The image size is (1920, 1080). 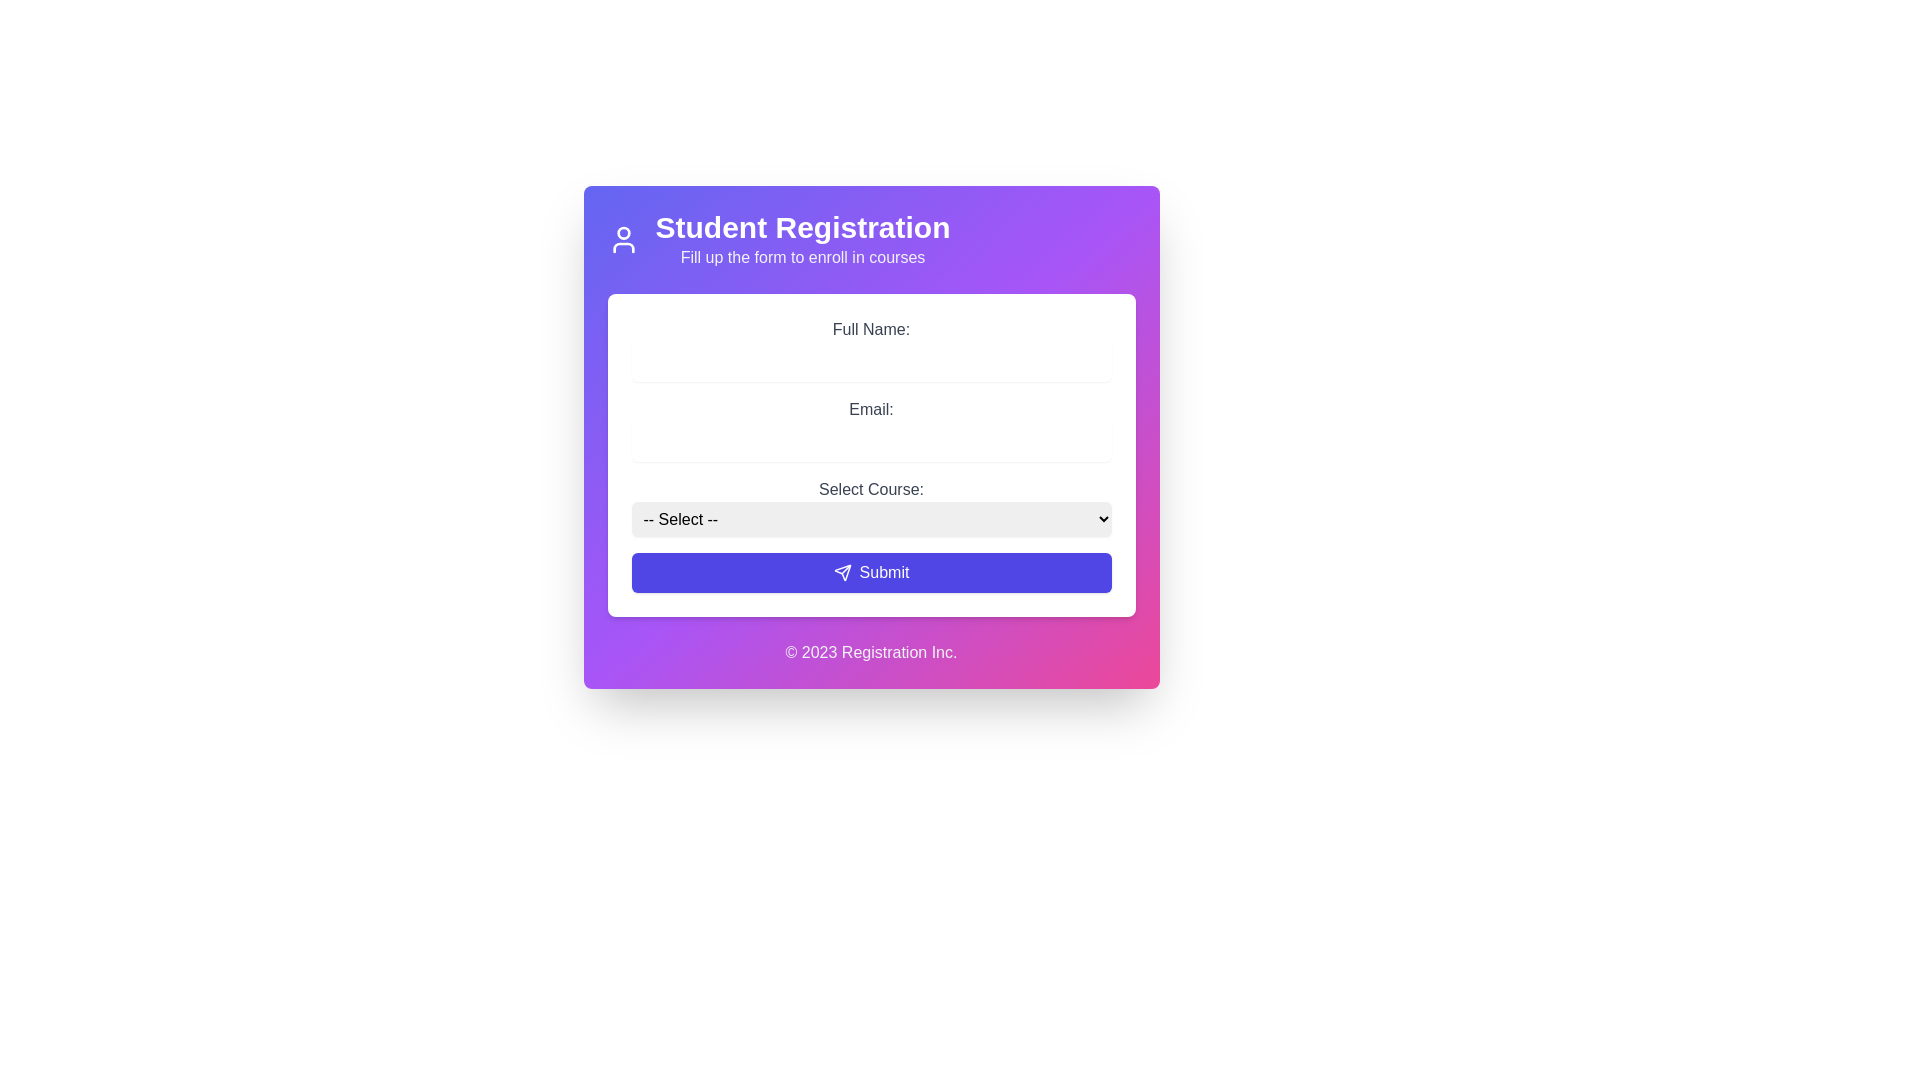 What do you see at coordinates (883, 573) in the screenshot?
I see `textual content of the label displaying 'Submit' within the dark blue button at the bottom center of the form` at bounding box center [883, 573].